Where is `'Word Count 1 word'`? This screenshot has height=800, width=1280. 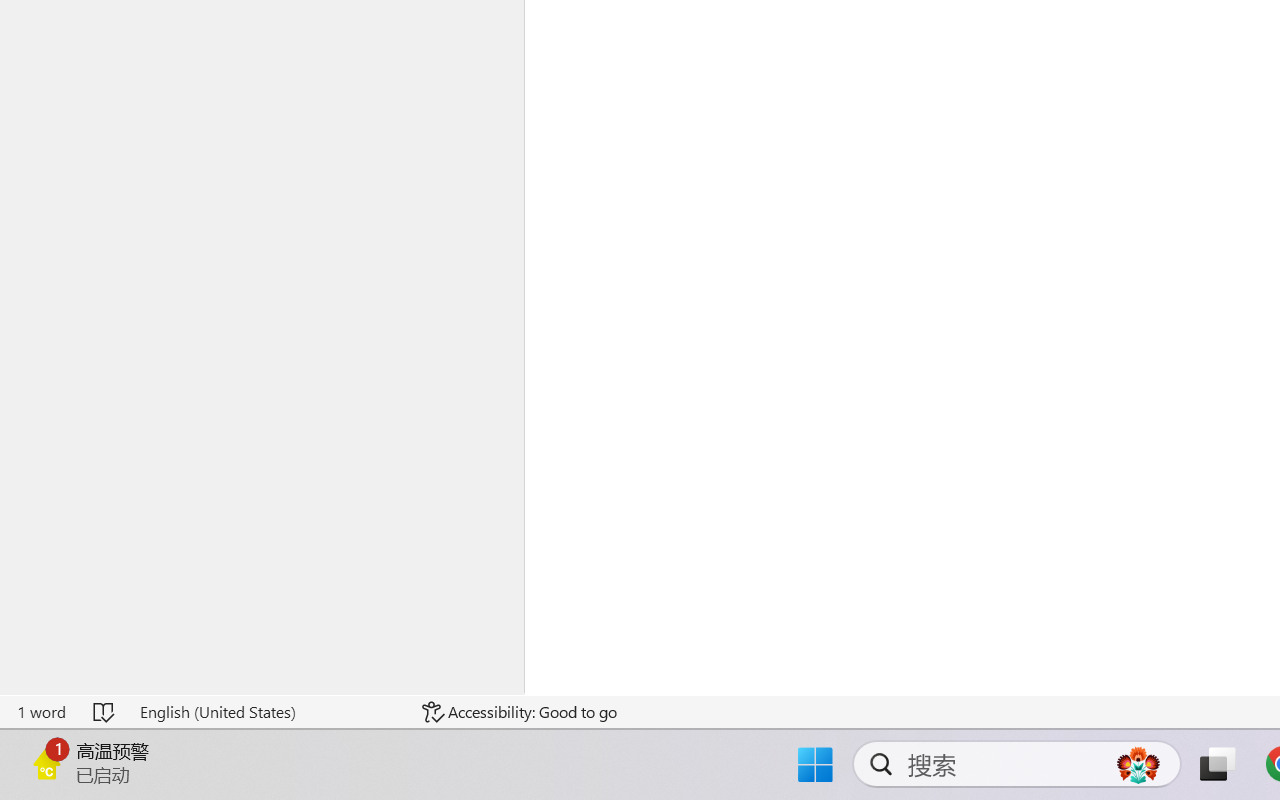
'Word Count 1 word' is located at coordinates (41, 711).